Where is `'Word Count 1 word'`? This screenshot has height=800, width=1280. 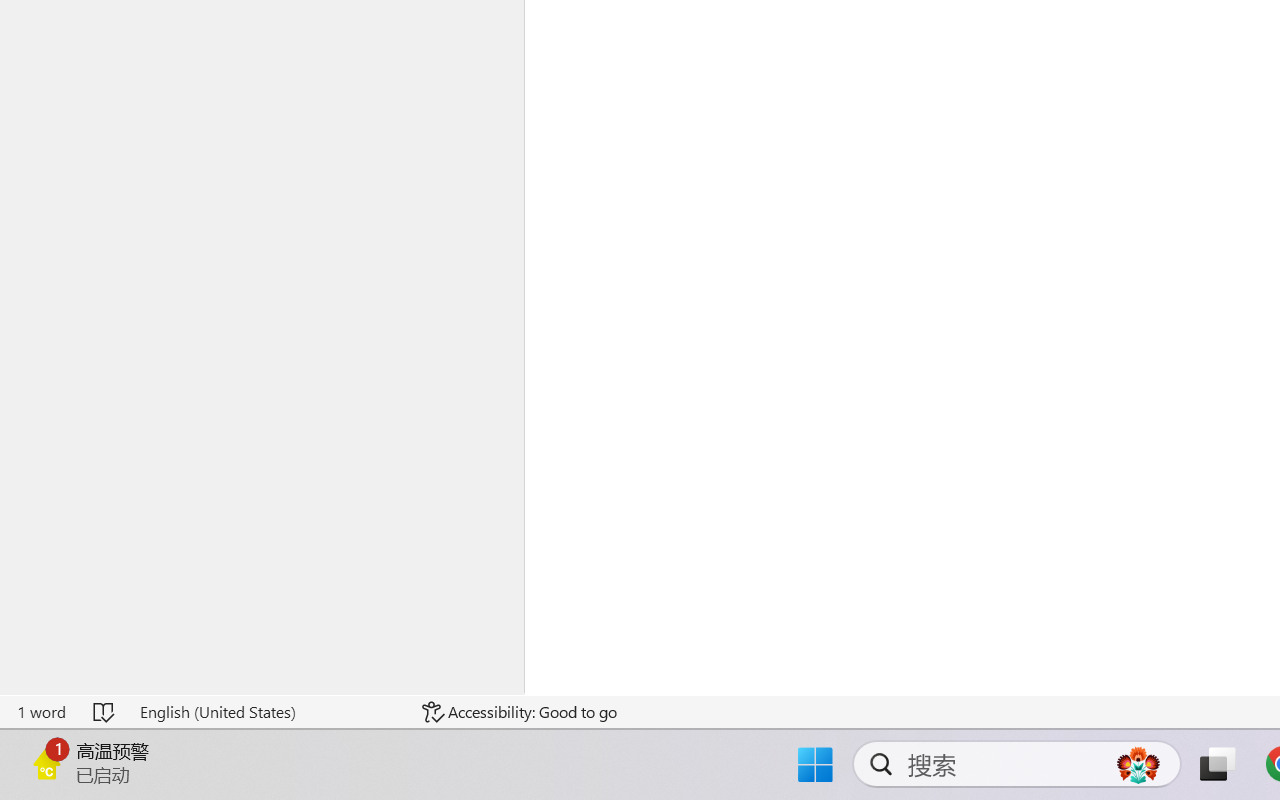
'Word Count 1 word' is located at coordinates (41, 711).